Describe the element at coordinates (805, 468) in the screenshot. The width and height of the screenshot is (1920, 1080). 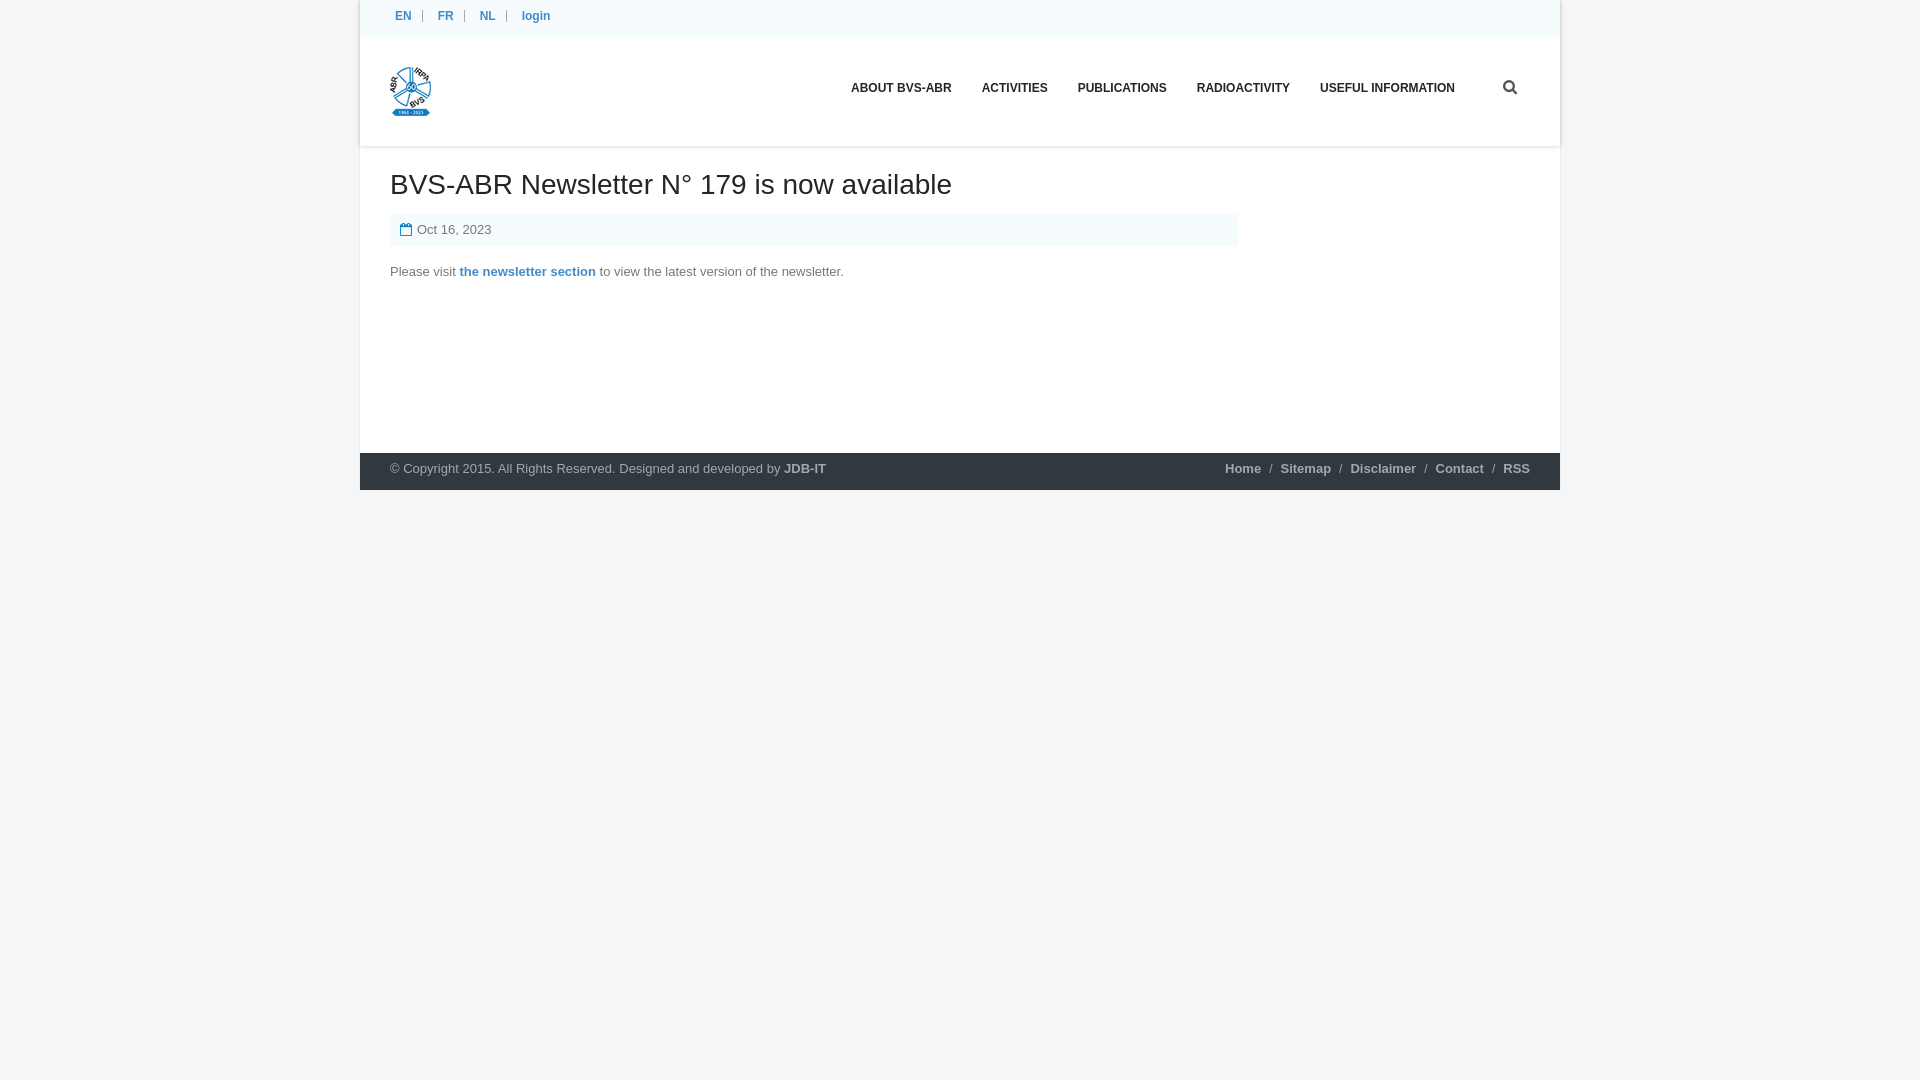
I see `'JDB-IT'` at that location.